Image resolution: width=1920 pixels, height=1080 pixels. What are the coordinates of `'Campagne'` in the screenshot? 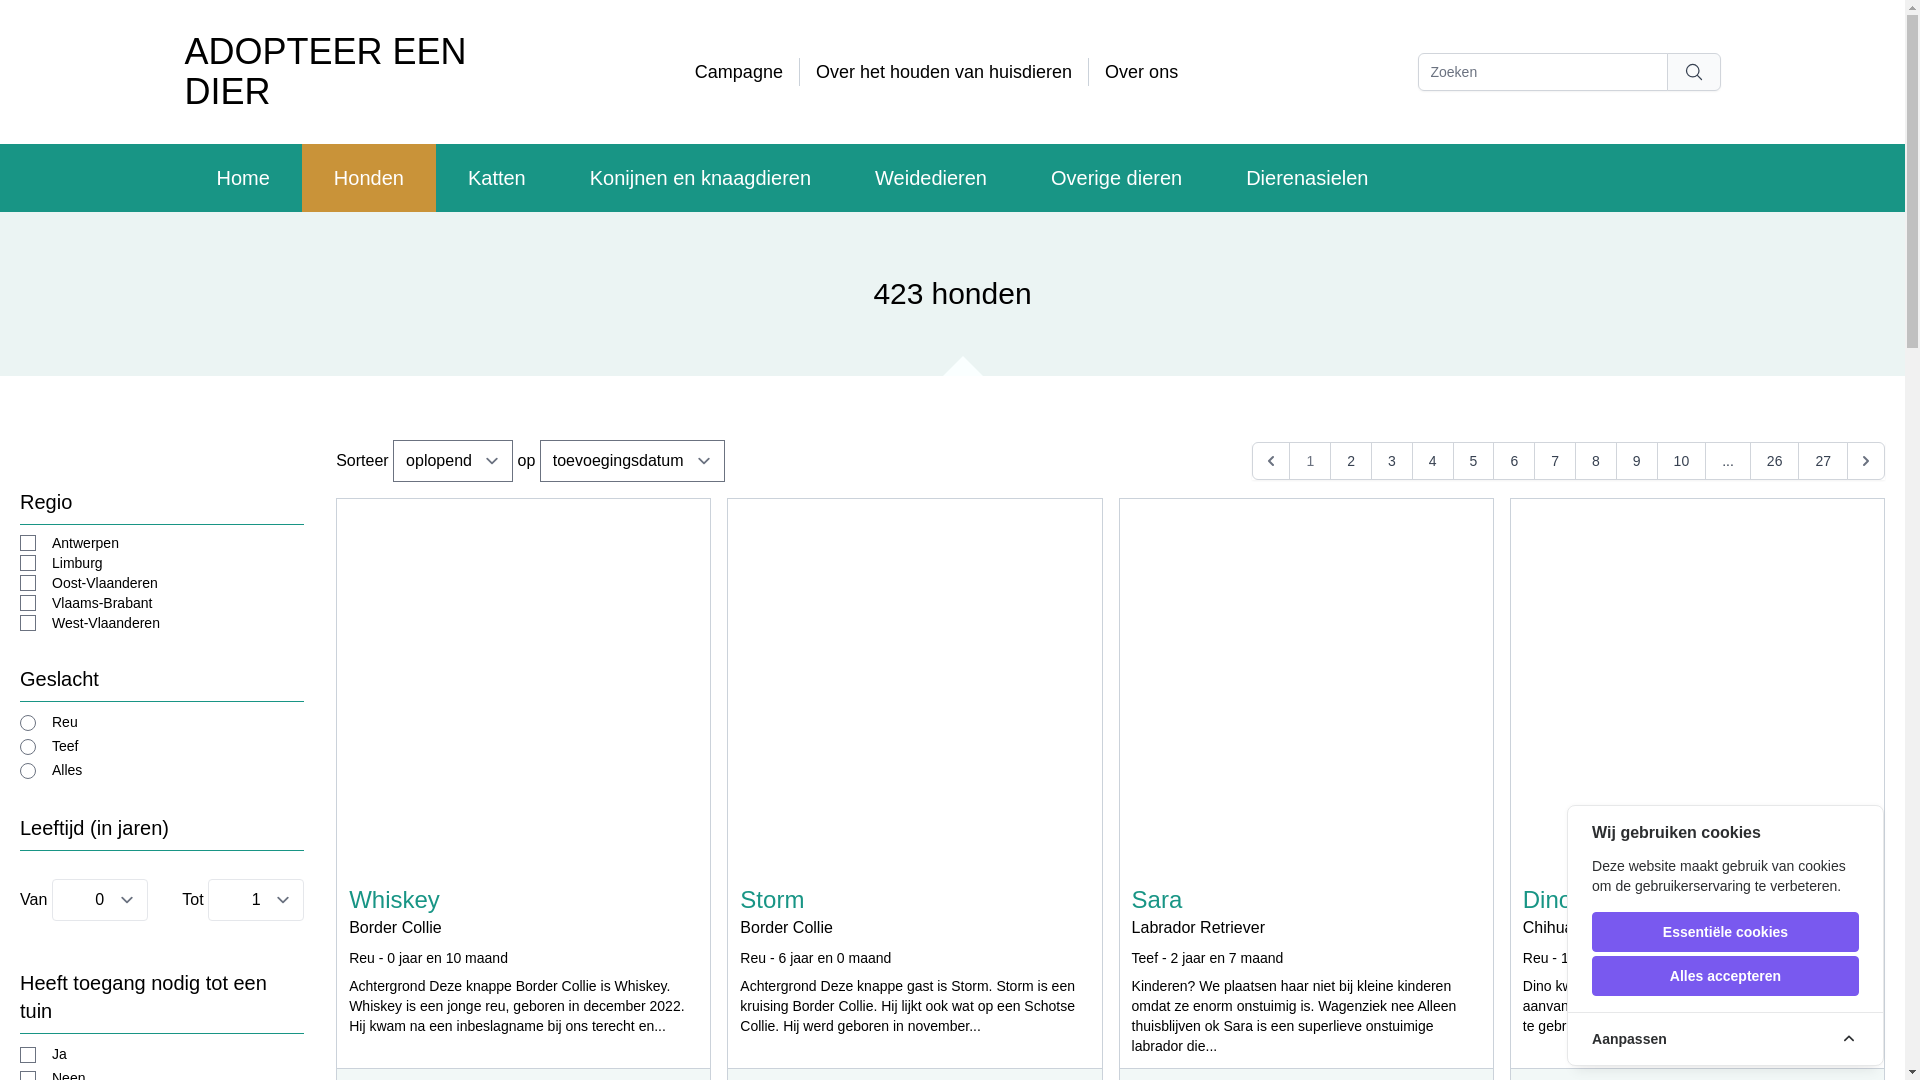 It's located at (738, 71).